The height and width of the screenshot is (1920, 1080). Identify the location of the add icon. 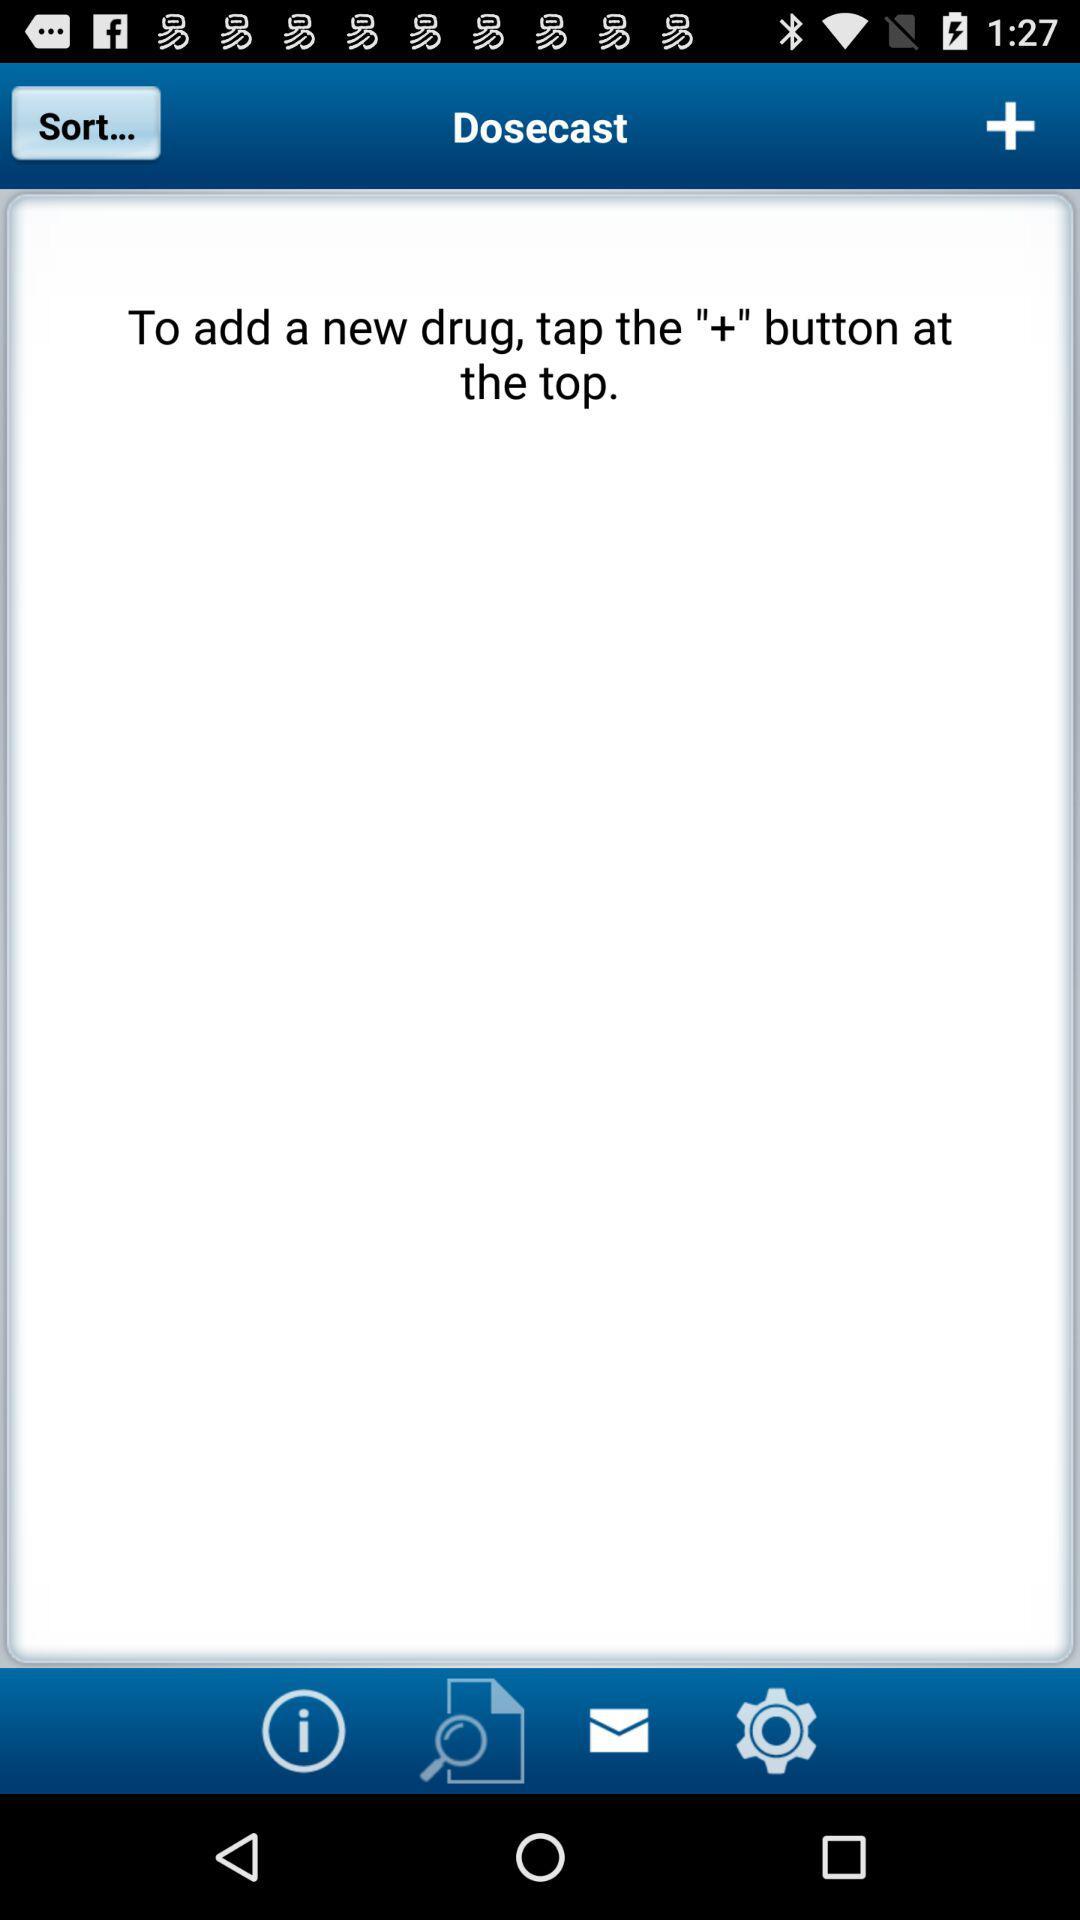
(1011, 133).